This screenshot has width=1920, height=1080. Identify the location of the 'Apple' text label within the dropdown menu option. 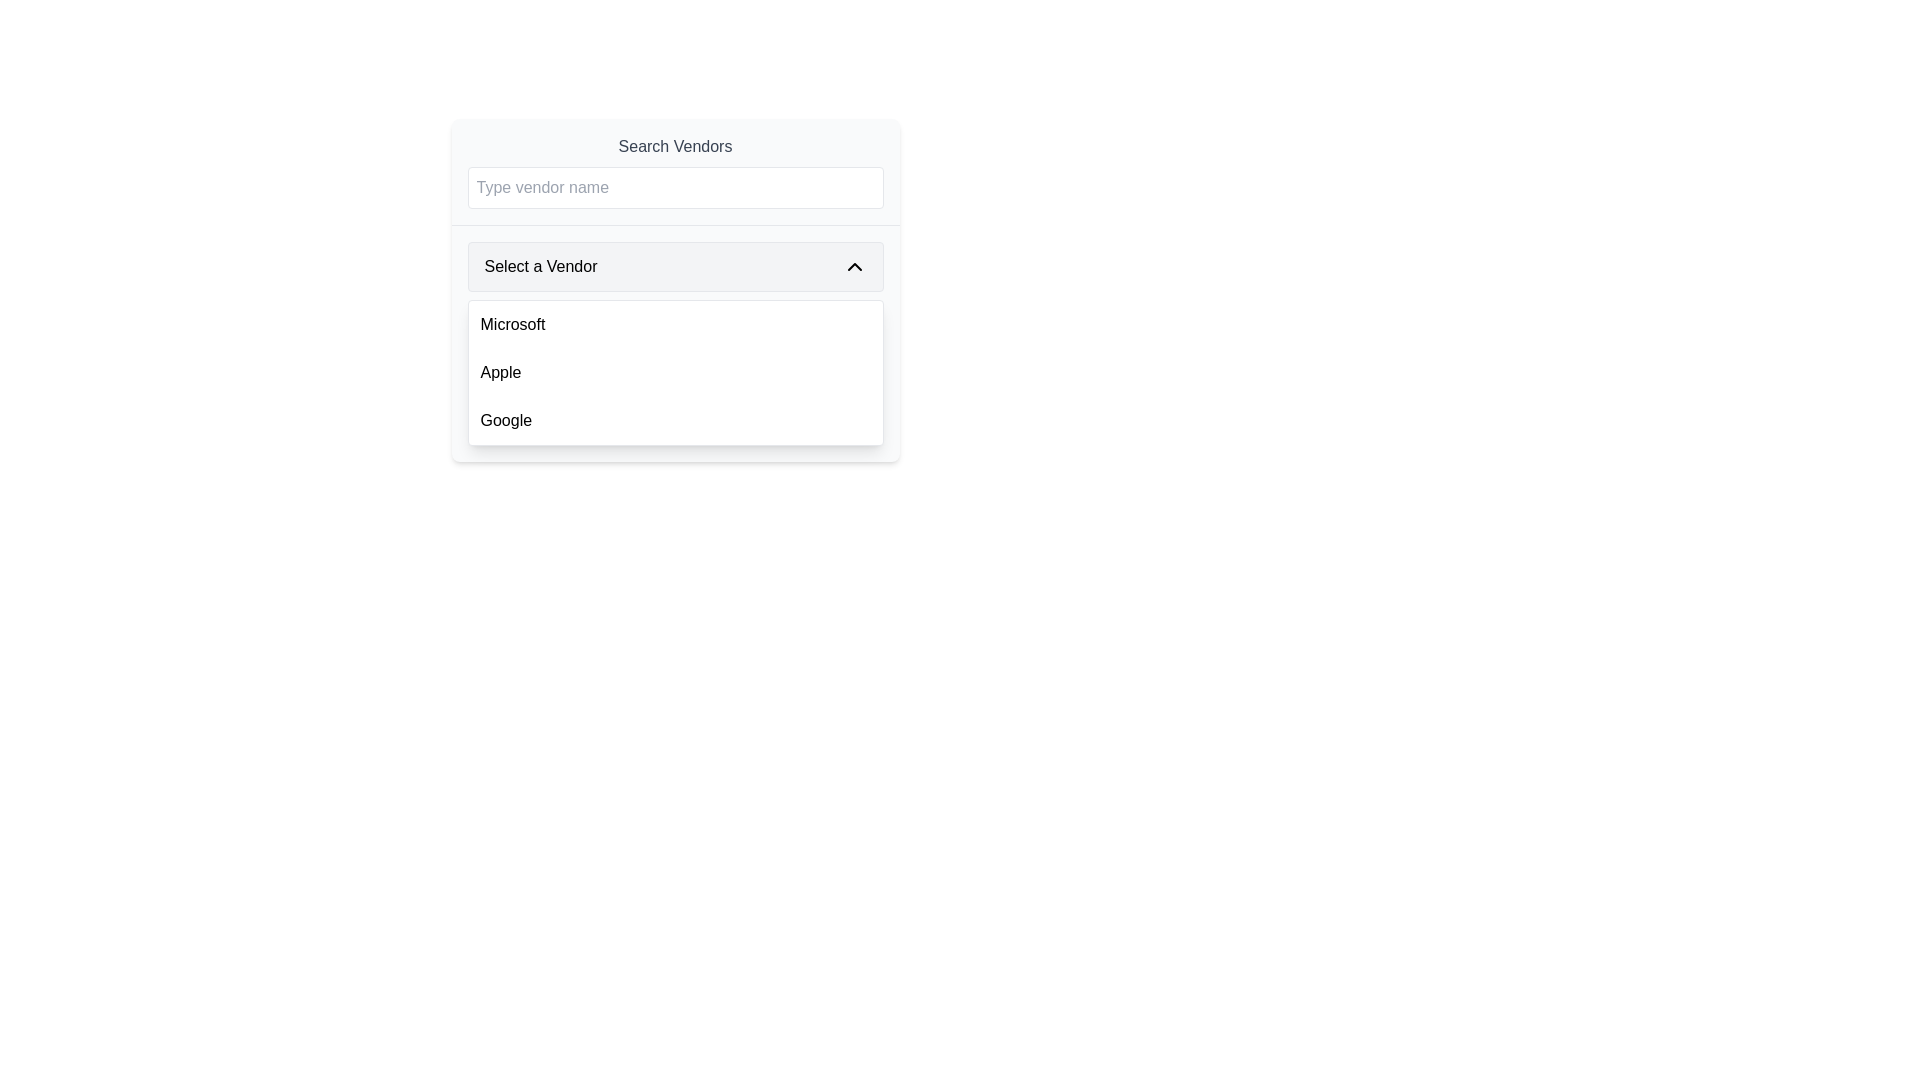
(500, 373).